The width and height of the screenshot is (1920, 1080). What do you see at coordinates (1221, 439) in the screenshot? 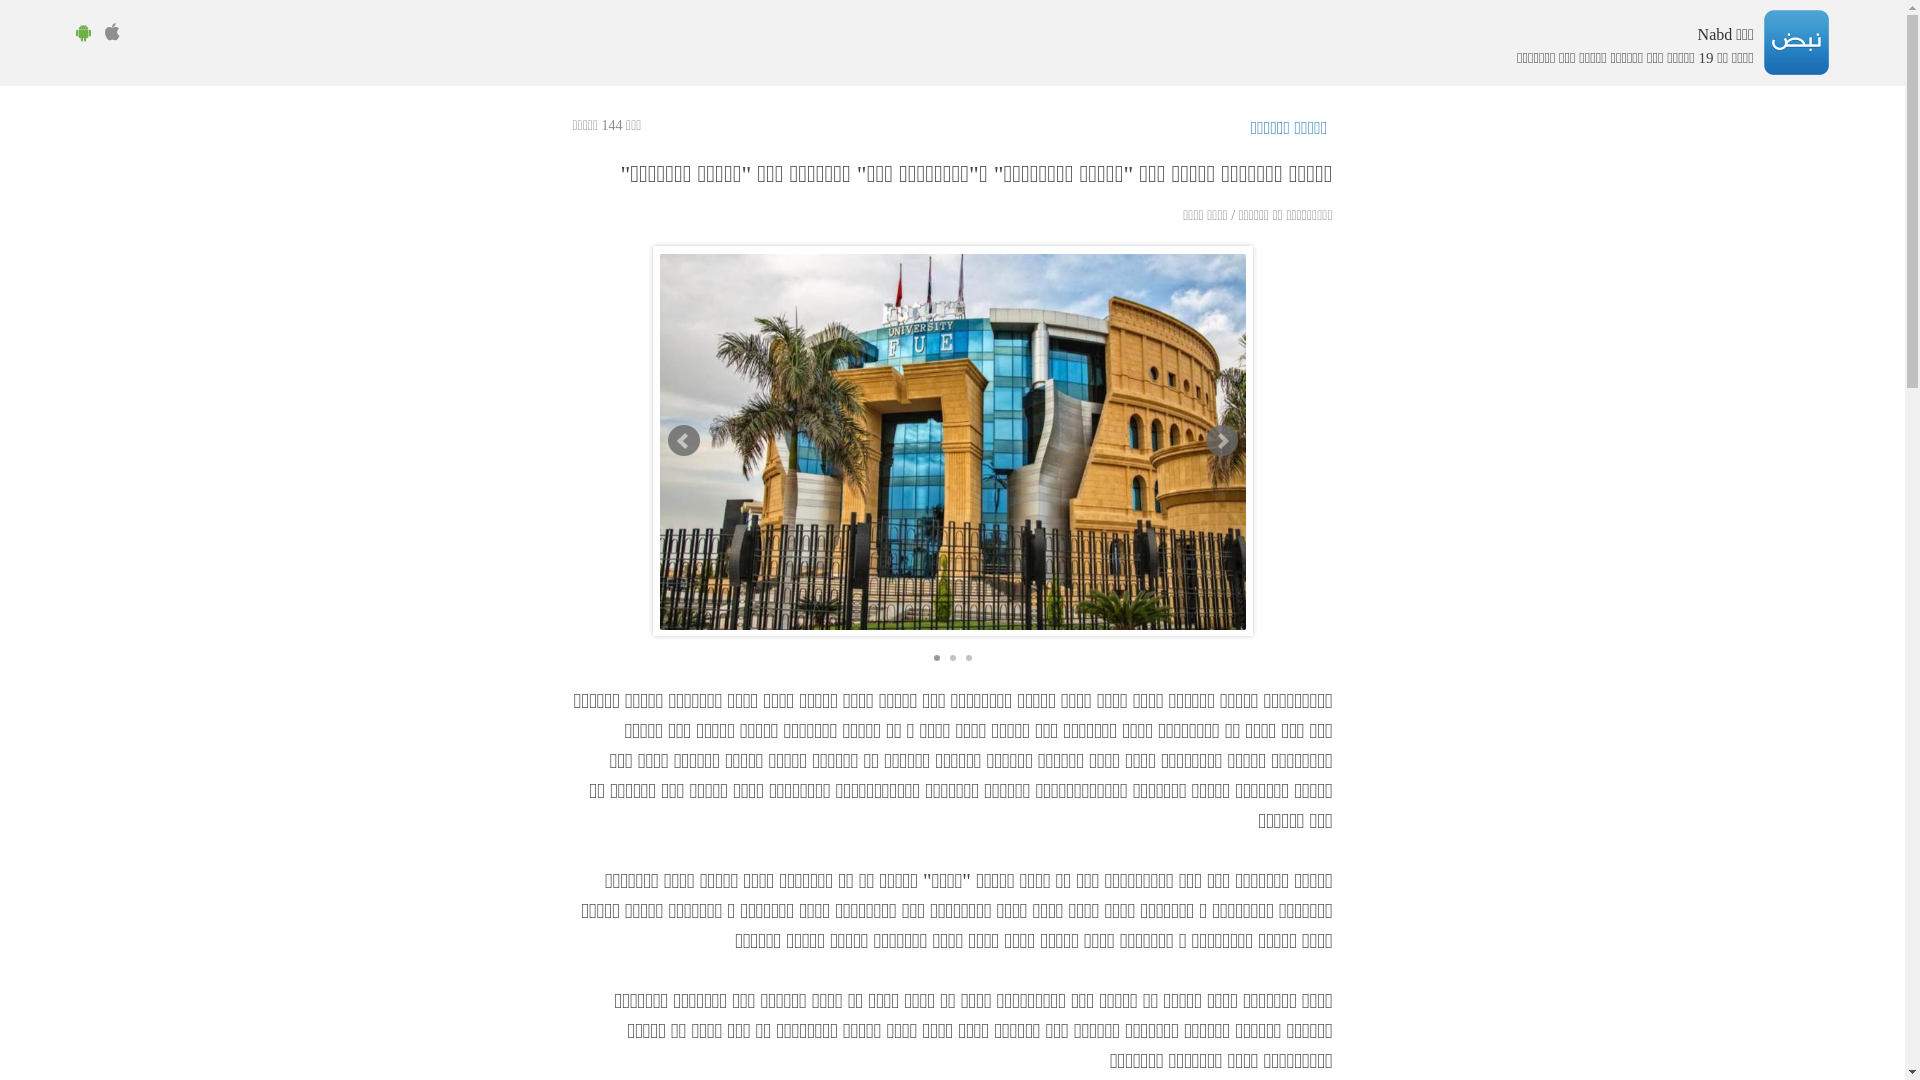
I see `'Next'` at bounding box center [1221, 439].